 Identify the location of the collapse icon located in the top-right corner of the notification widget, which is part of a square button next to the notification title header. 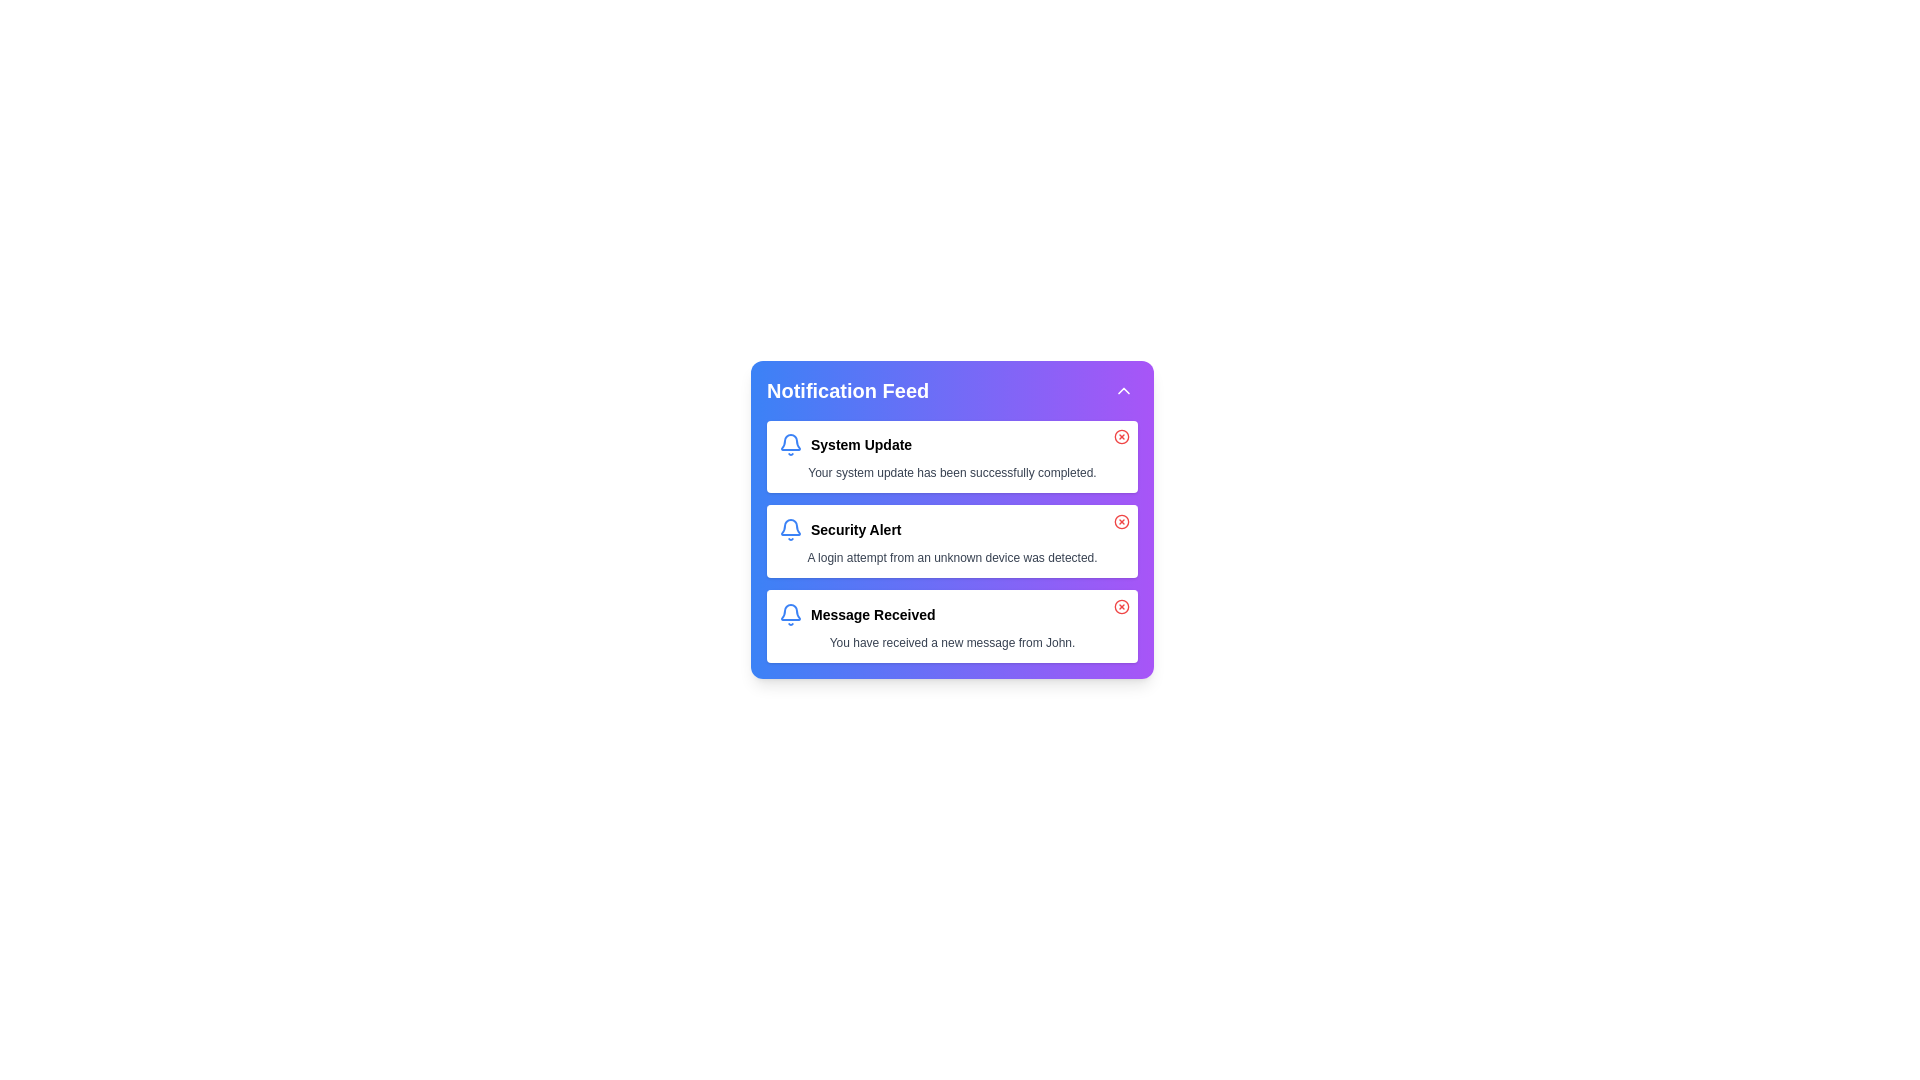
(1123, 390).